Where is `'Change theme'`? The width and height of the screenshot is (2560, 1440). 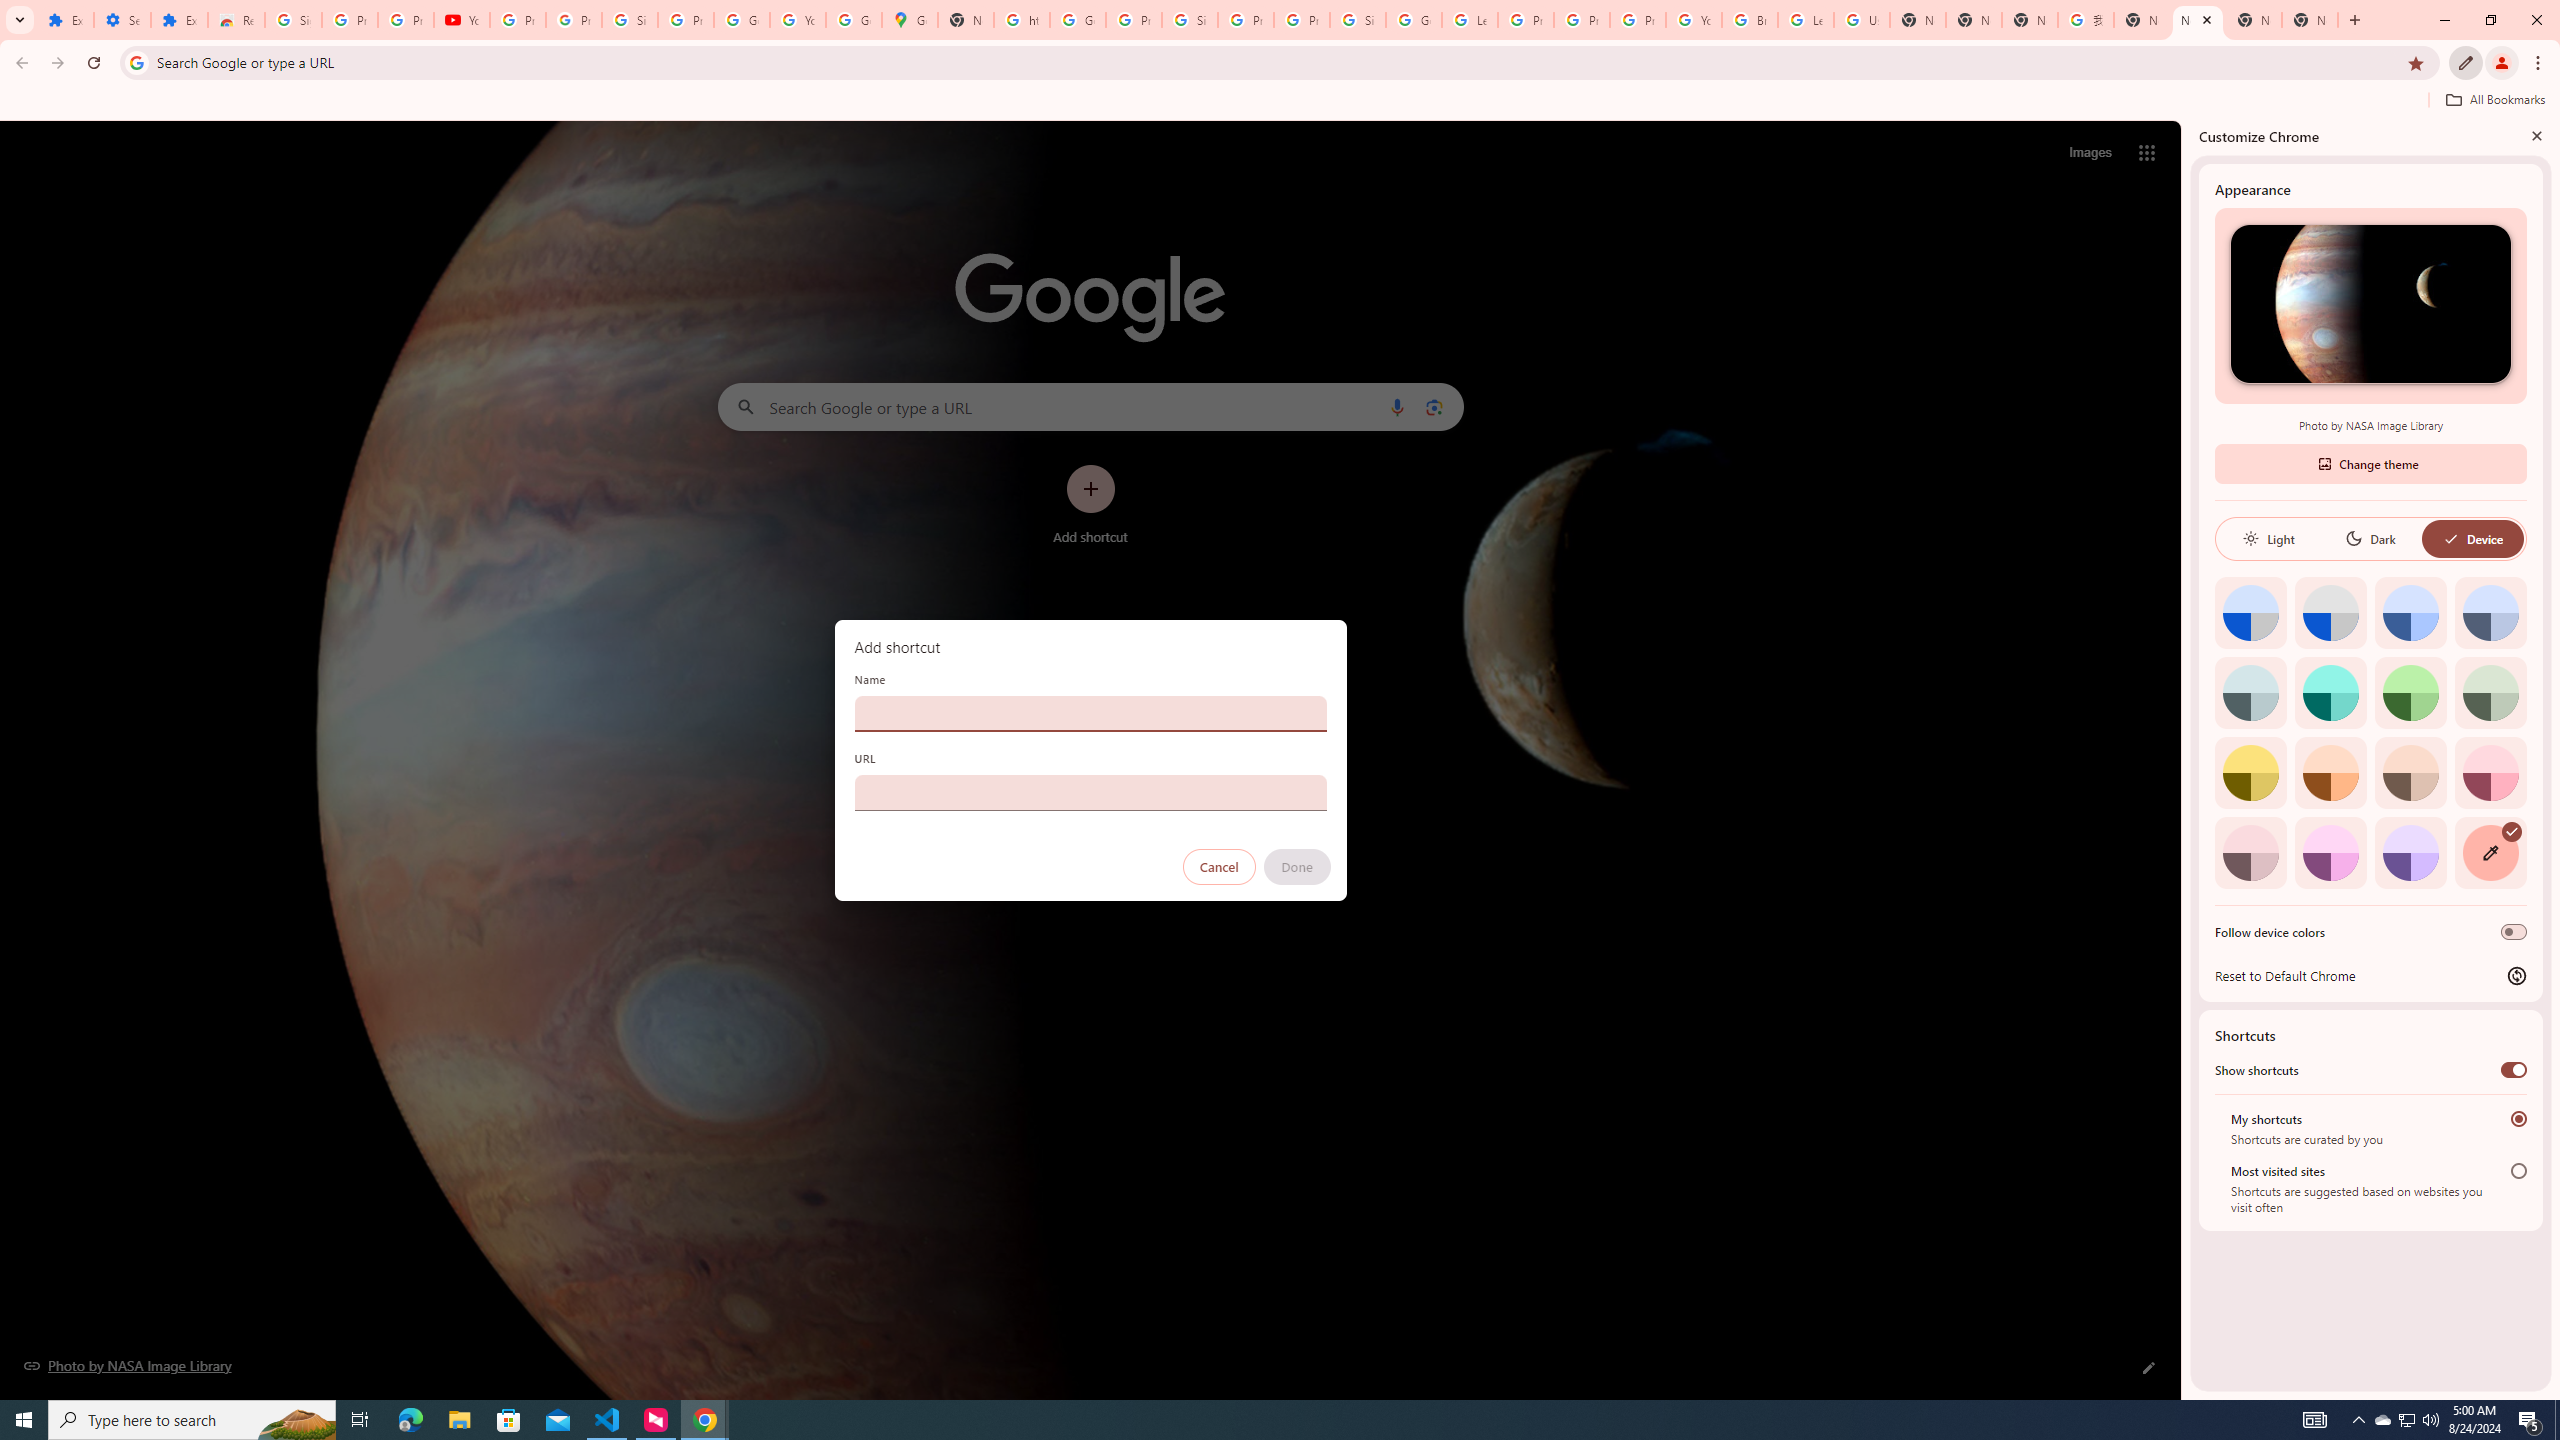
'Change theme' is located at coordinates (2369, 463).